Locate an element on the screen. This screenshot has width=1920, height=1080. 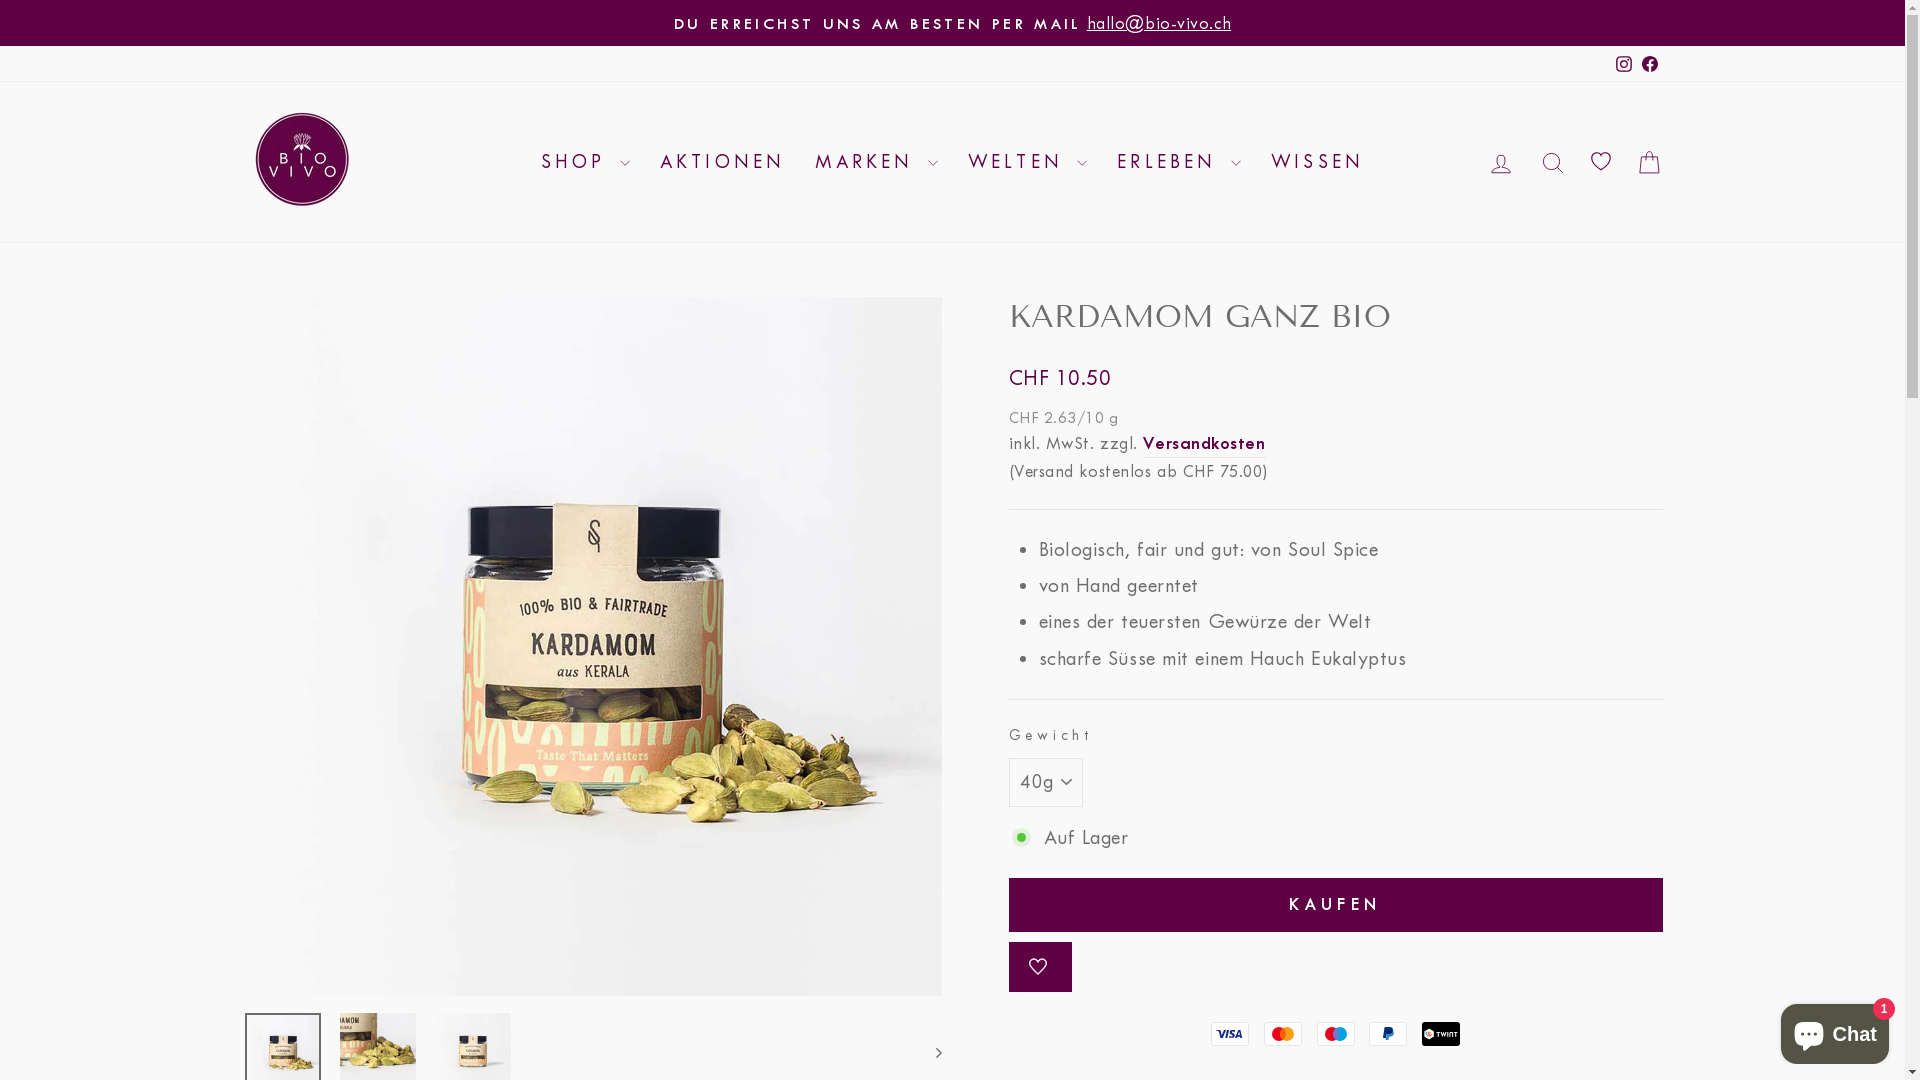
'AKTIONEN' is located at coordinates (722, 161).